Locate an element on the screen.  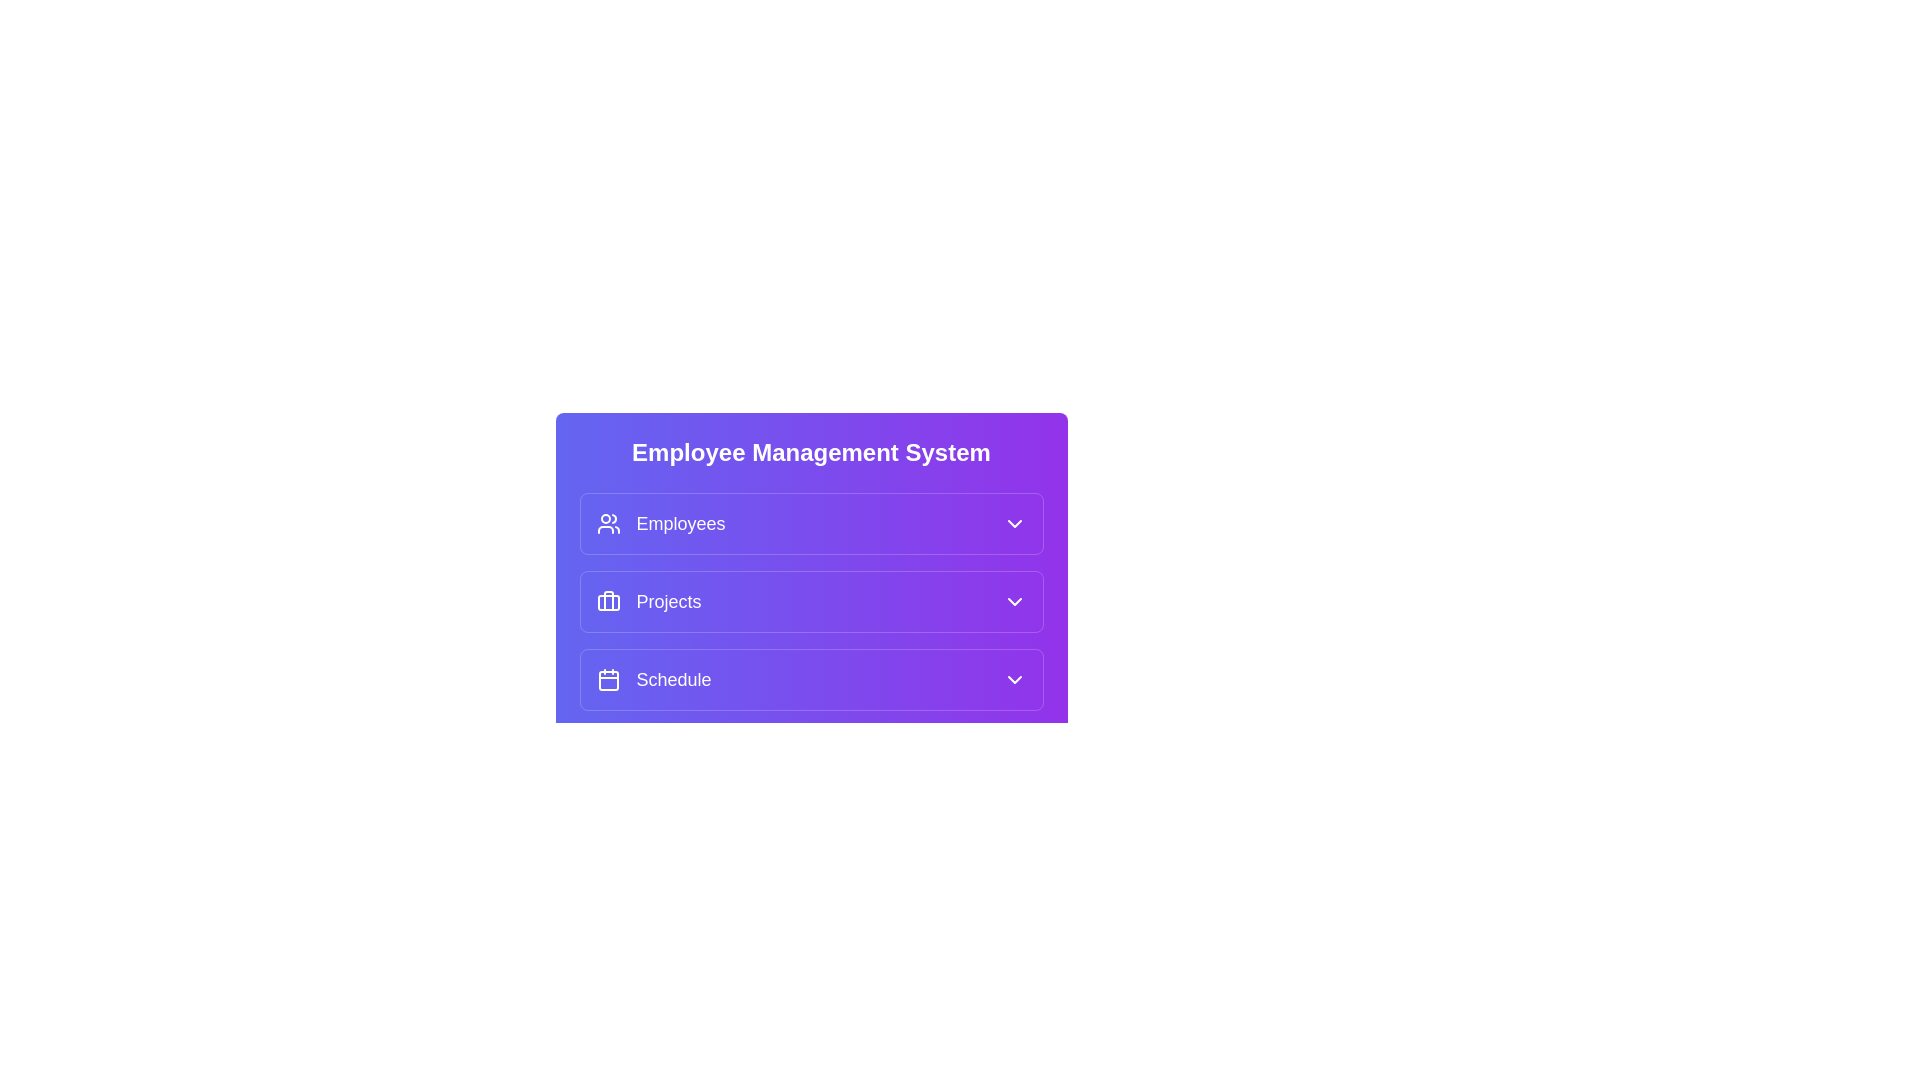
the first menu item under 'Employee Management System' is located at coordinates (811, 523).